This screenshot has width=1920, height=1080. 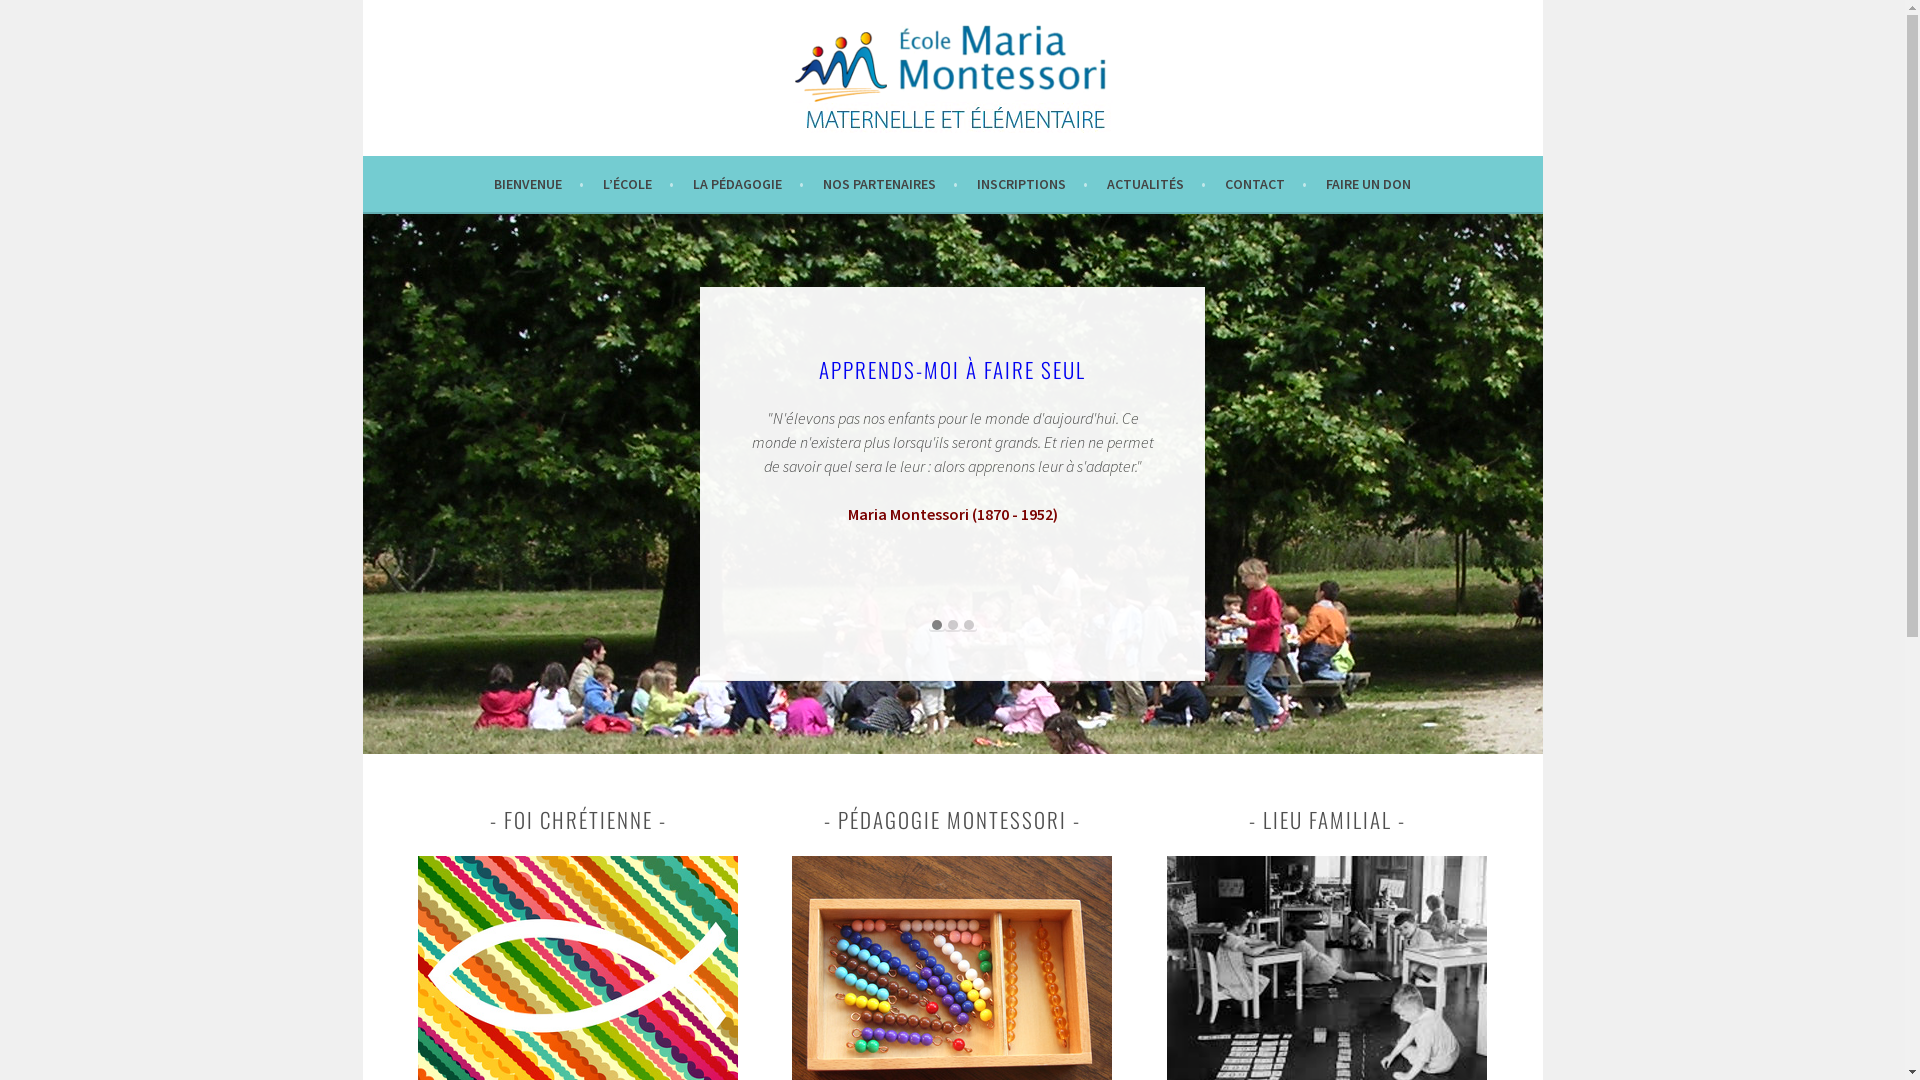 What do you see at coordinates (1265, 184) in the screenshot?
I see `'CONTACT'` at bounding box center [1265, 184].